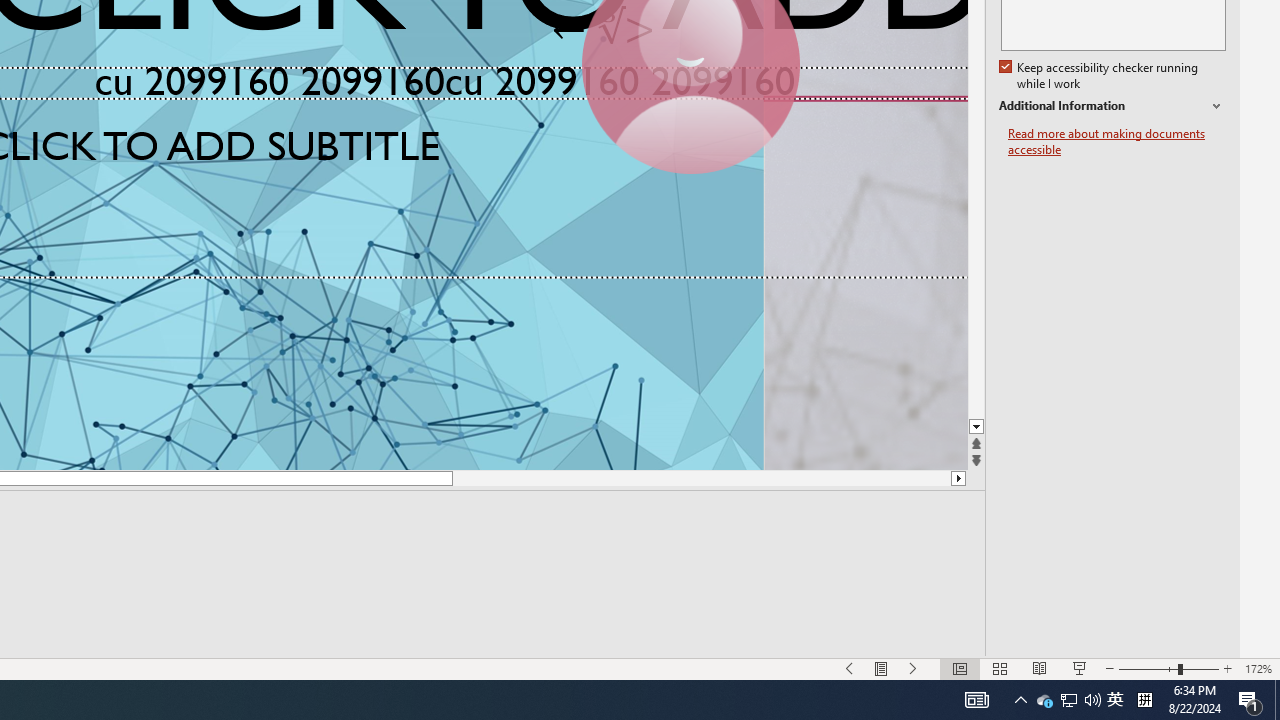  What do you see at coordinates (1116, 141) in the screenshot?
I see `'Read more about making documents accessible'` at bounding box center [1116, 141].